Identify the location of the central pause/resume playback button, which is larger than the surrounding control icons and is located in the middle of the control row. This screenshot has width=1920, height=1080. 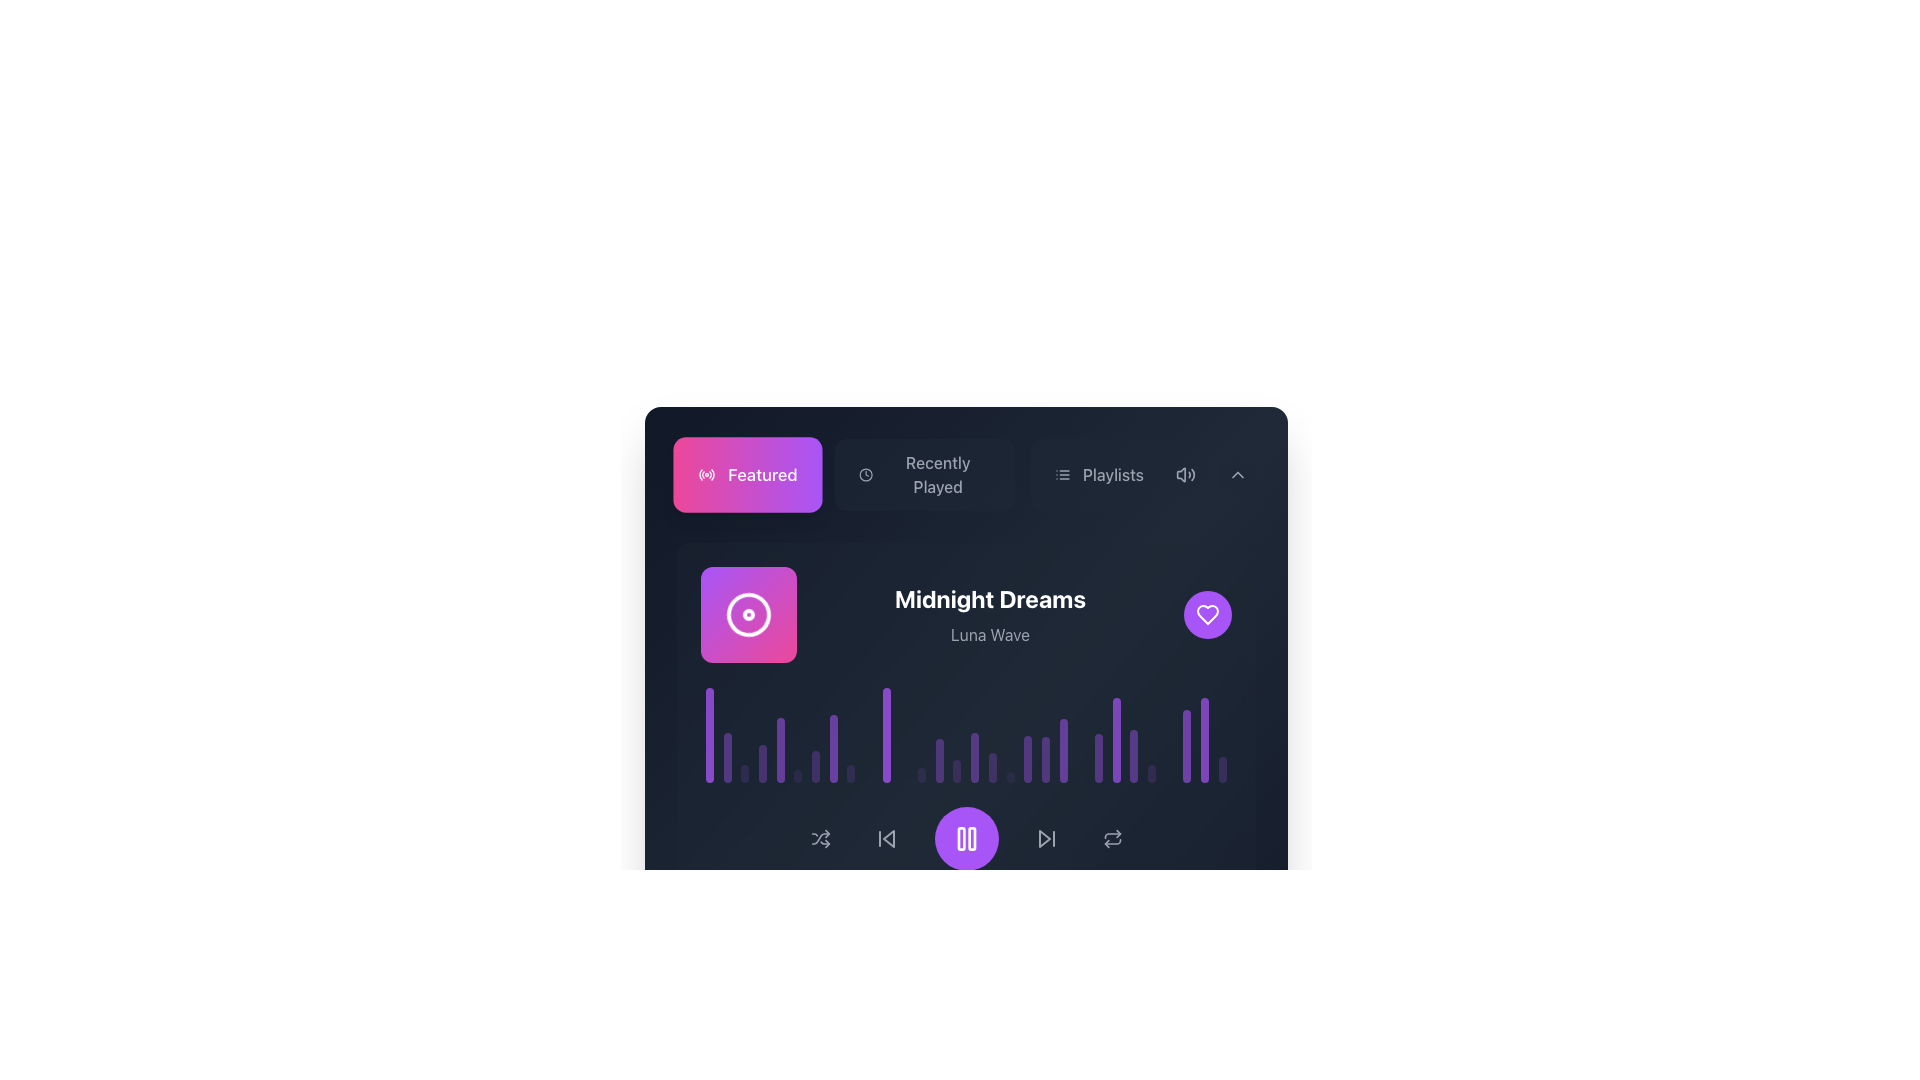
(966, 839).